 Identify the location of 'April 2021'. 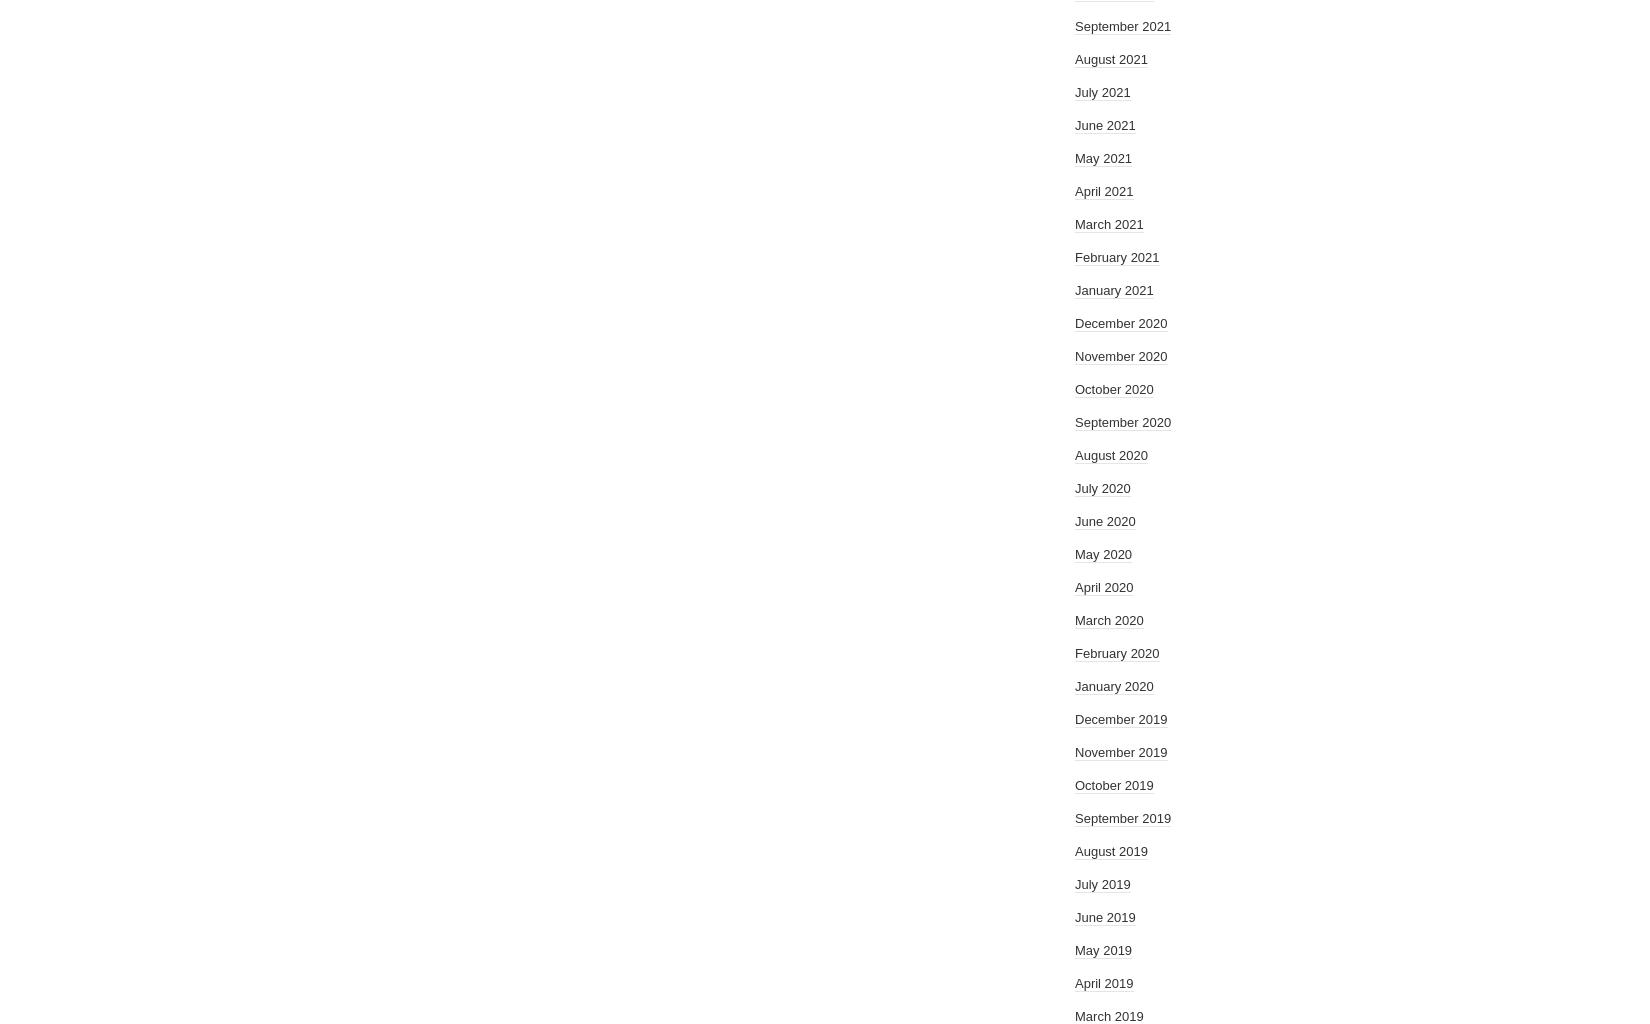
(1104, 191).